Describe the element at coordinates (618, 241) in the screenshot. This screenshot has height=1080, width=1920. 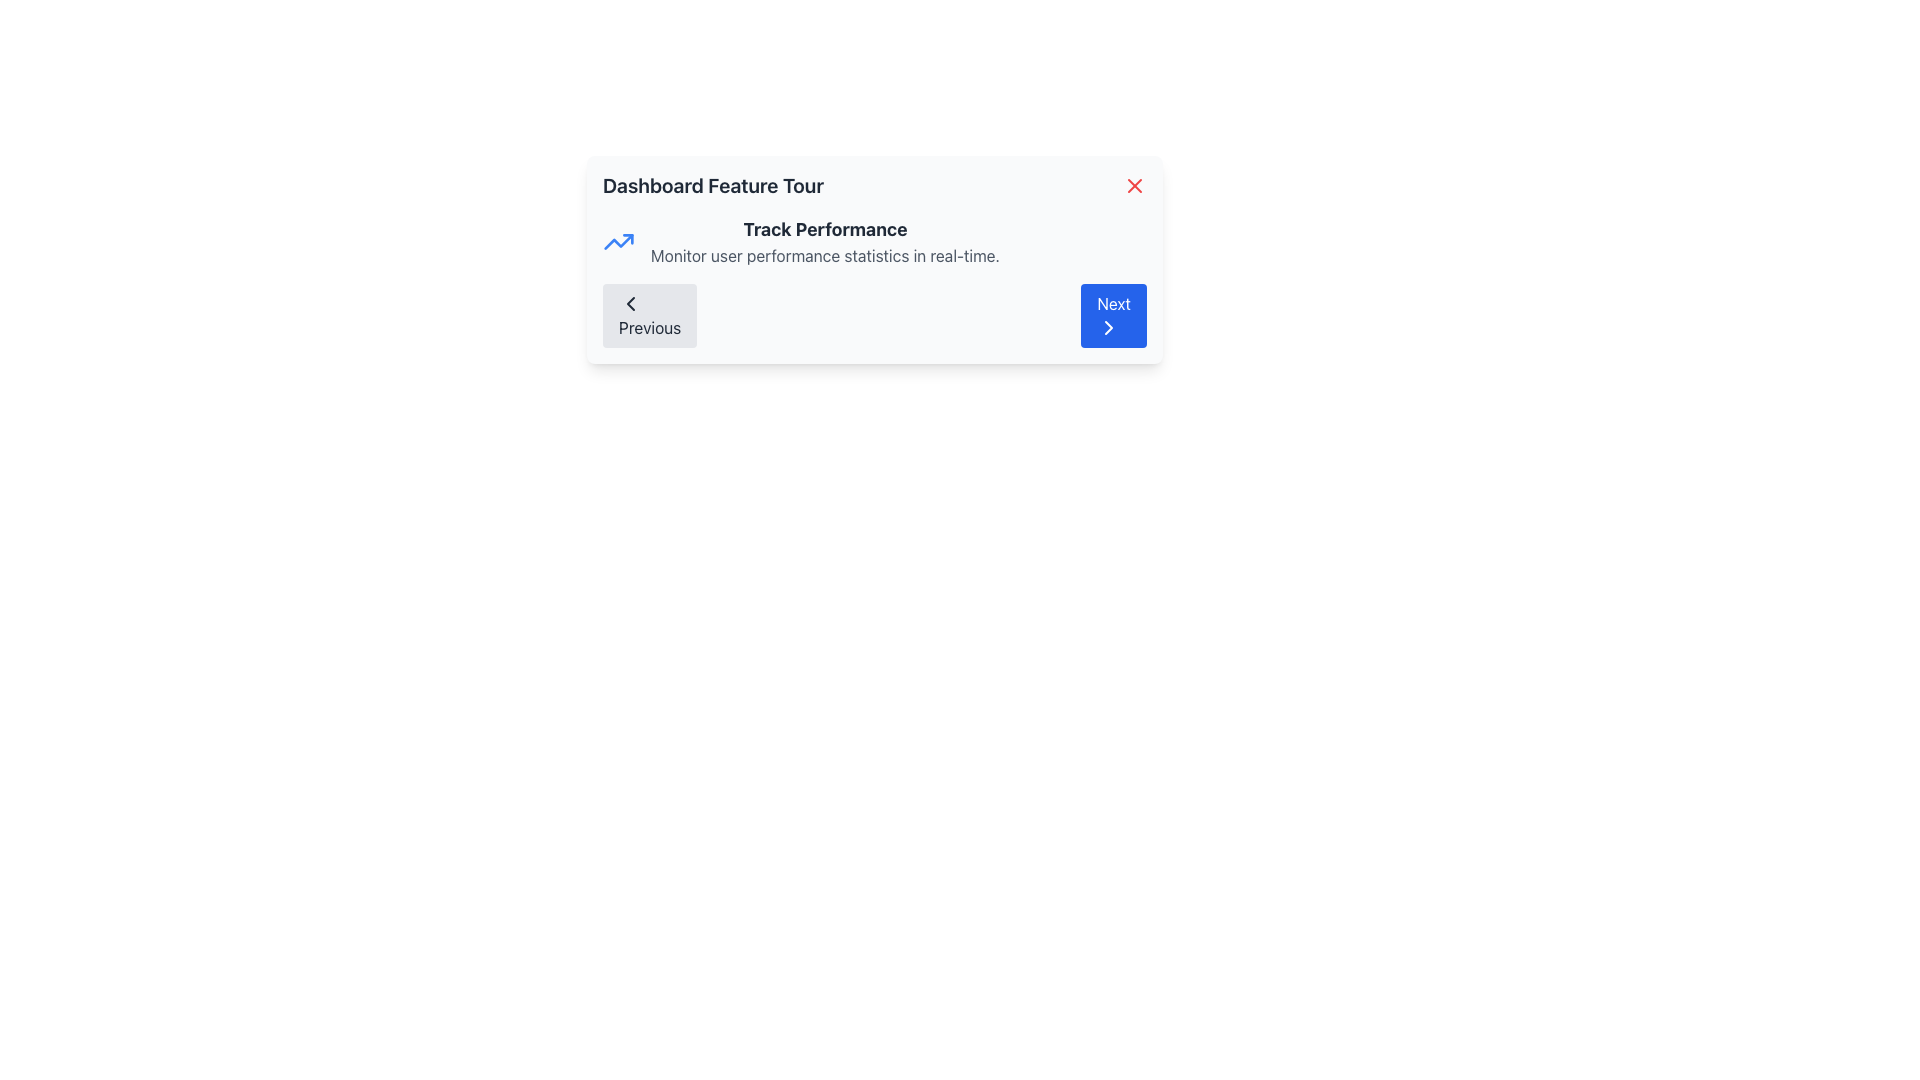
I see `the line chart icon located to the left of the 'Track Performance' title in the guided tour modal` at that location.